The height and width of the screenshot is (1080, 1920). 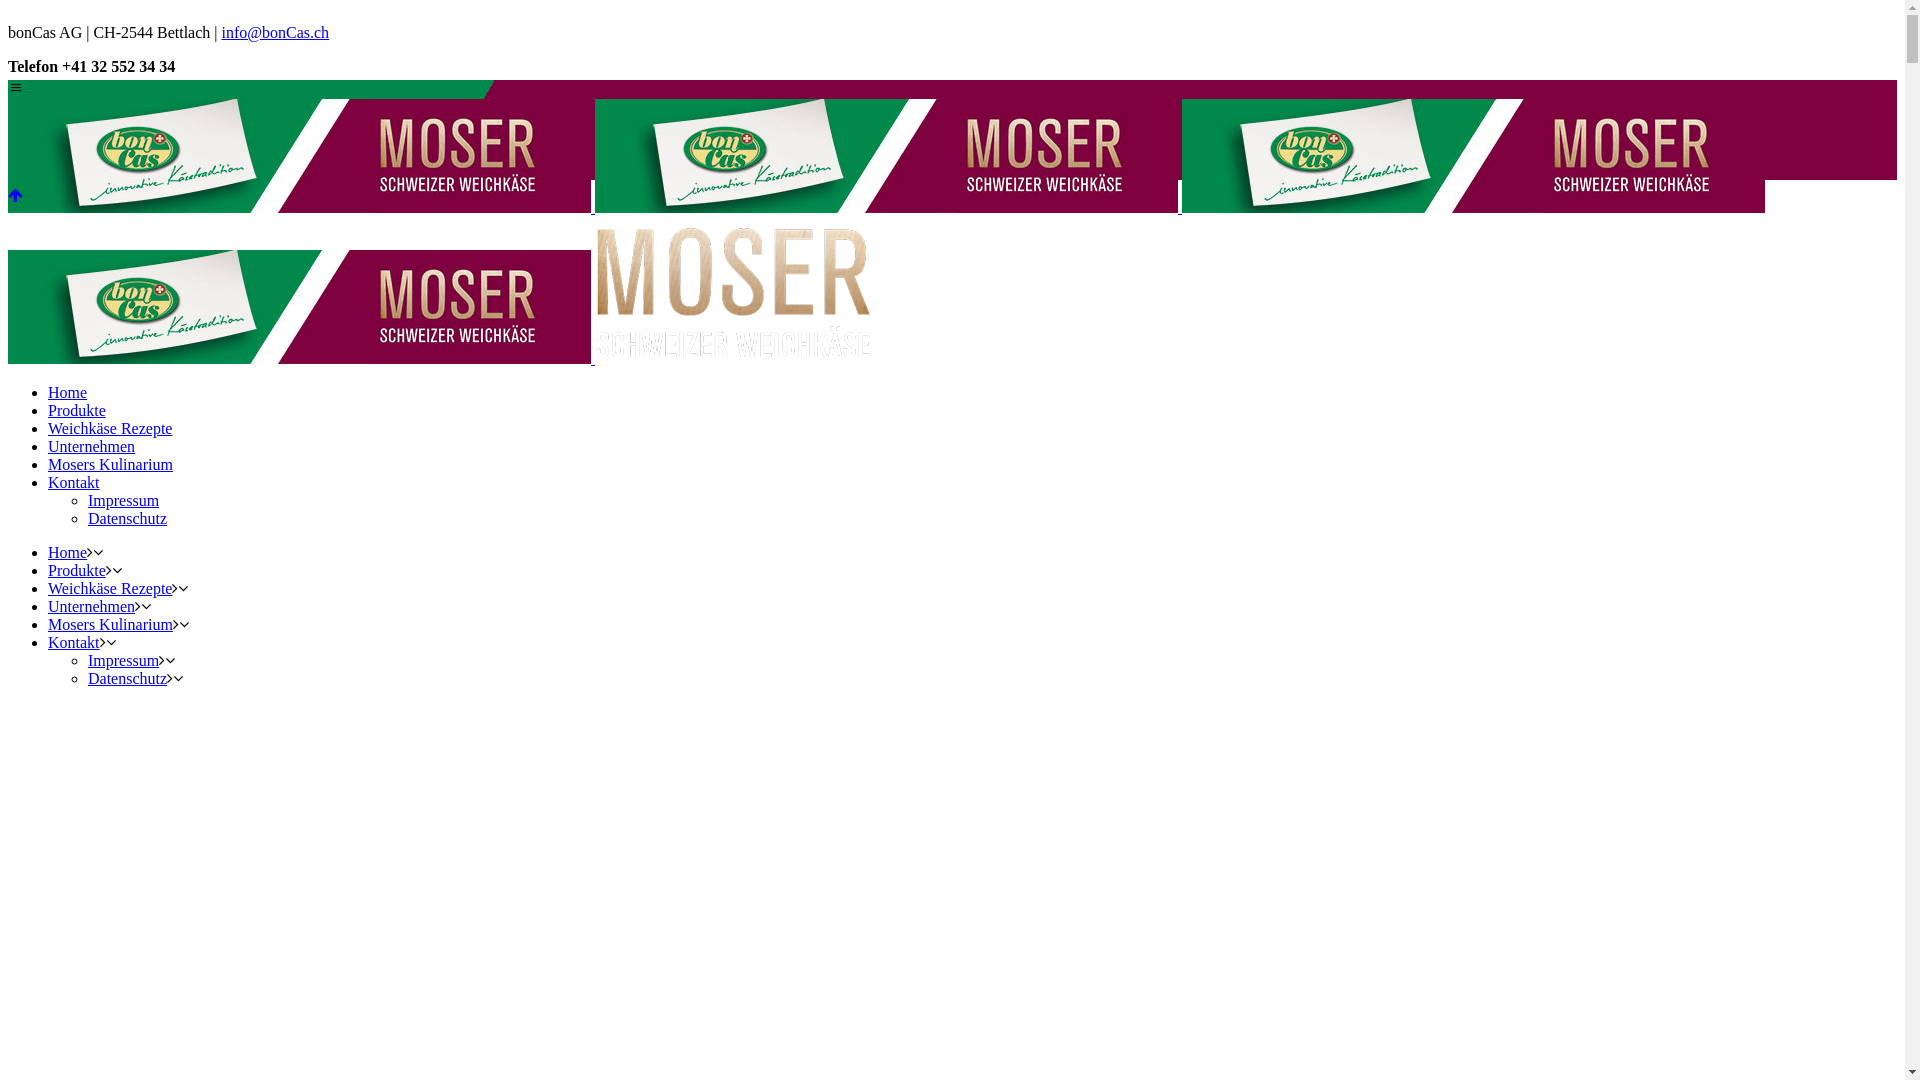 What do you see at coordinates (90, 445) in the screenshot?
I see `'Unternehmen'` at bounding box center [90, 445].